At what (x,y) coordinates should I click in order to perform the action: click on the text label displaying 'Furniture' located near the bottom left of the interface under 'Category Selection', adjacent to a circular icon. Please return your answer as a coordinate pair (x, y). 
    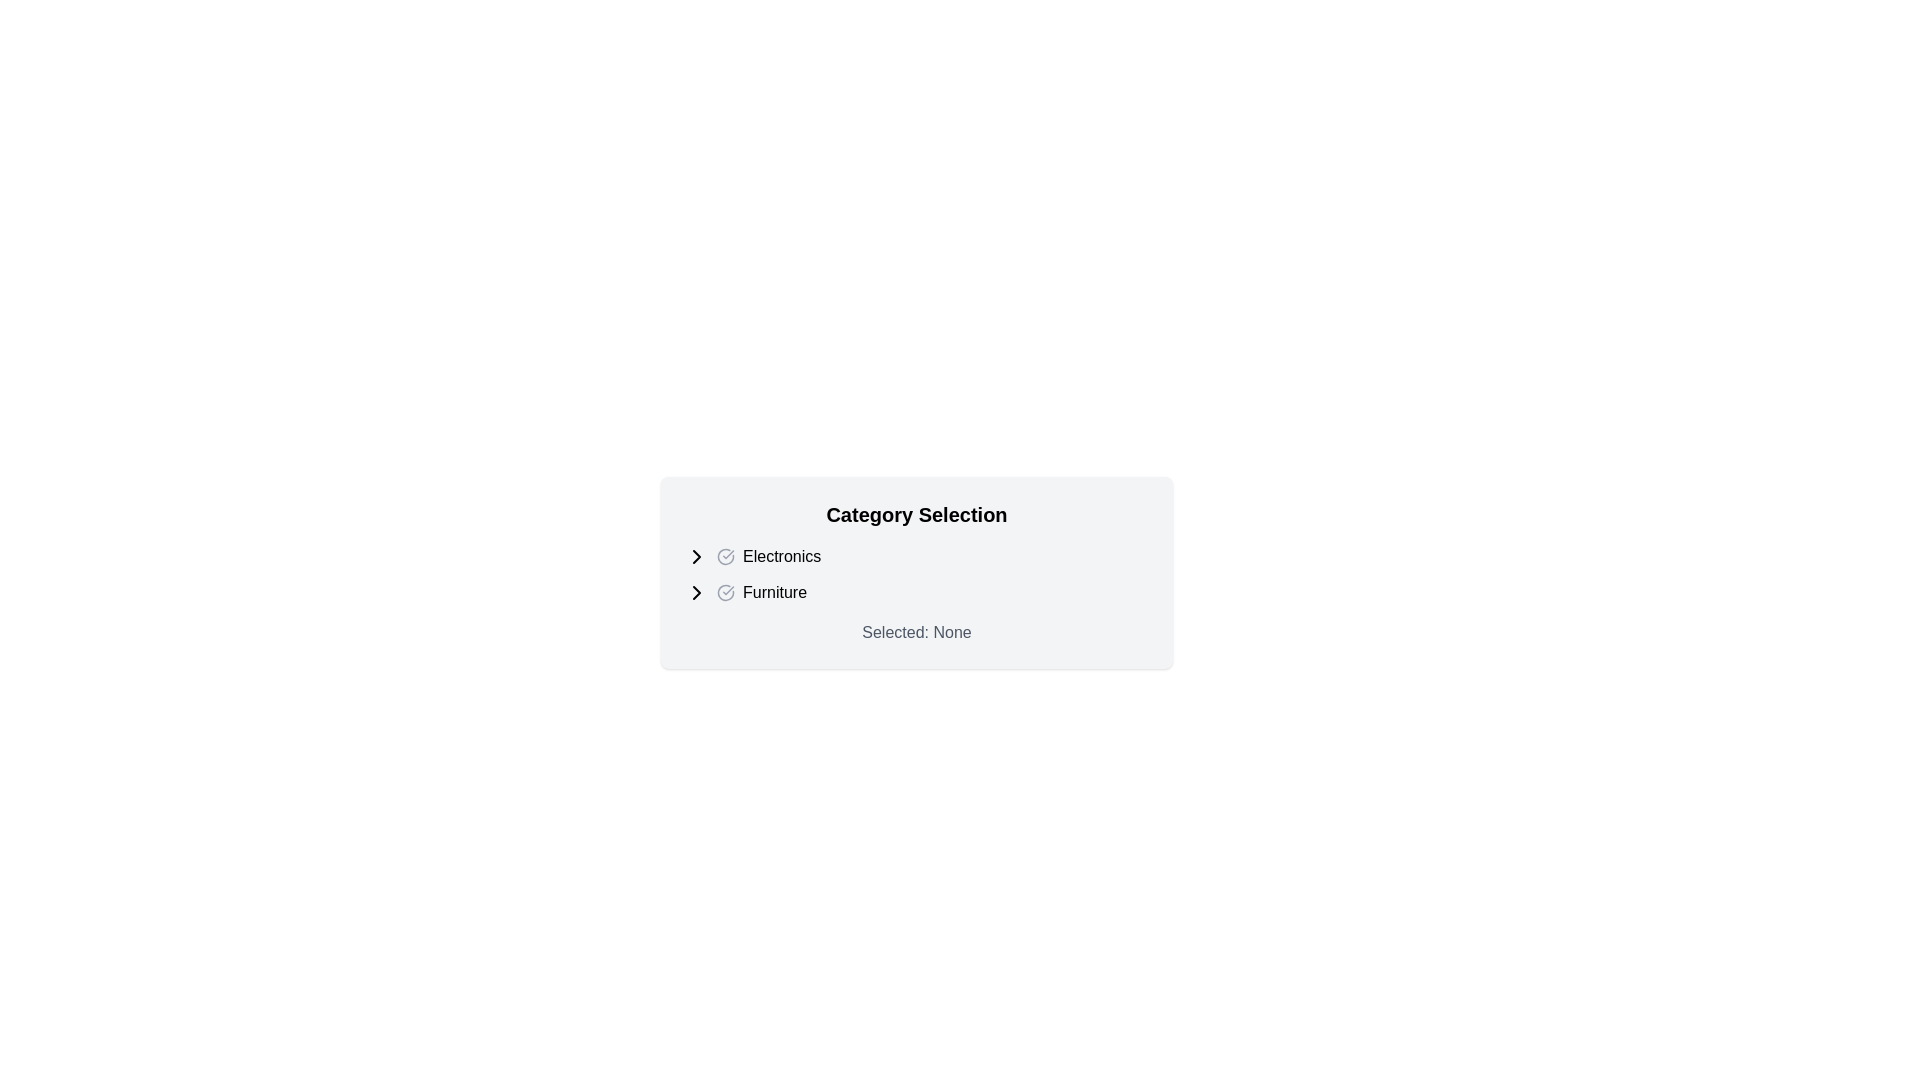
    Looking at the image, I should click on (774, 592).